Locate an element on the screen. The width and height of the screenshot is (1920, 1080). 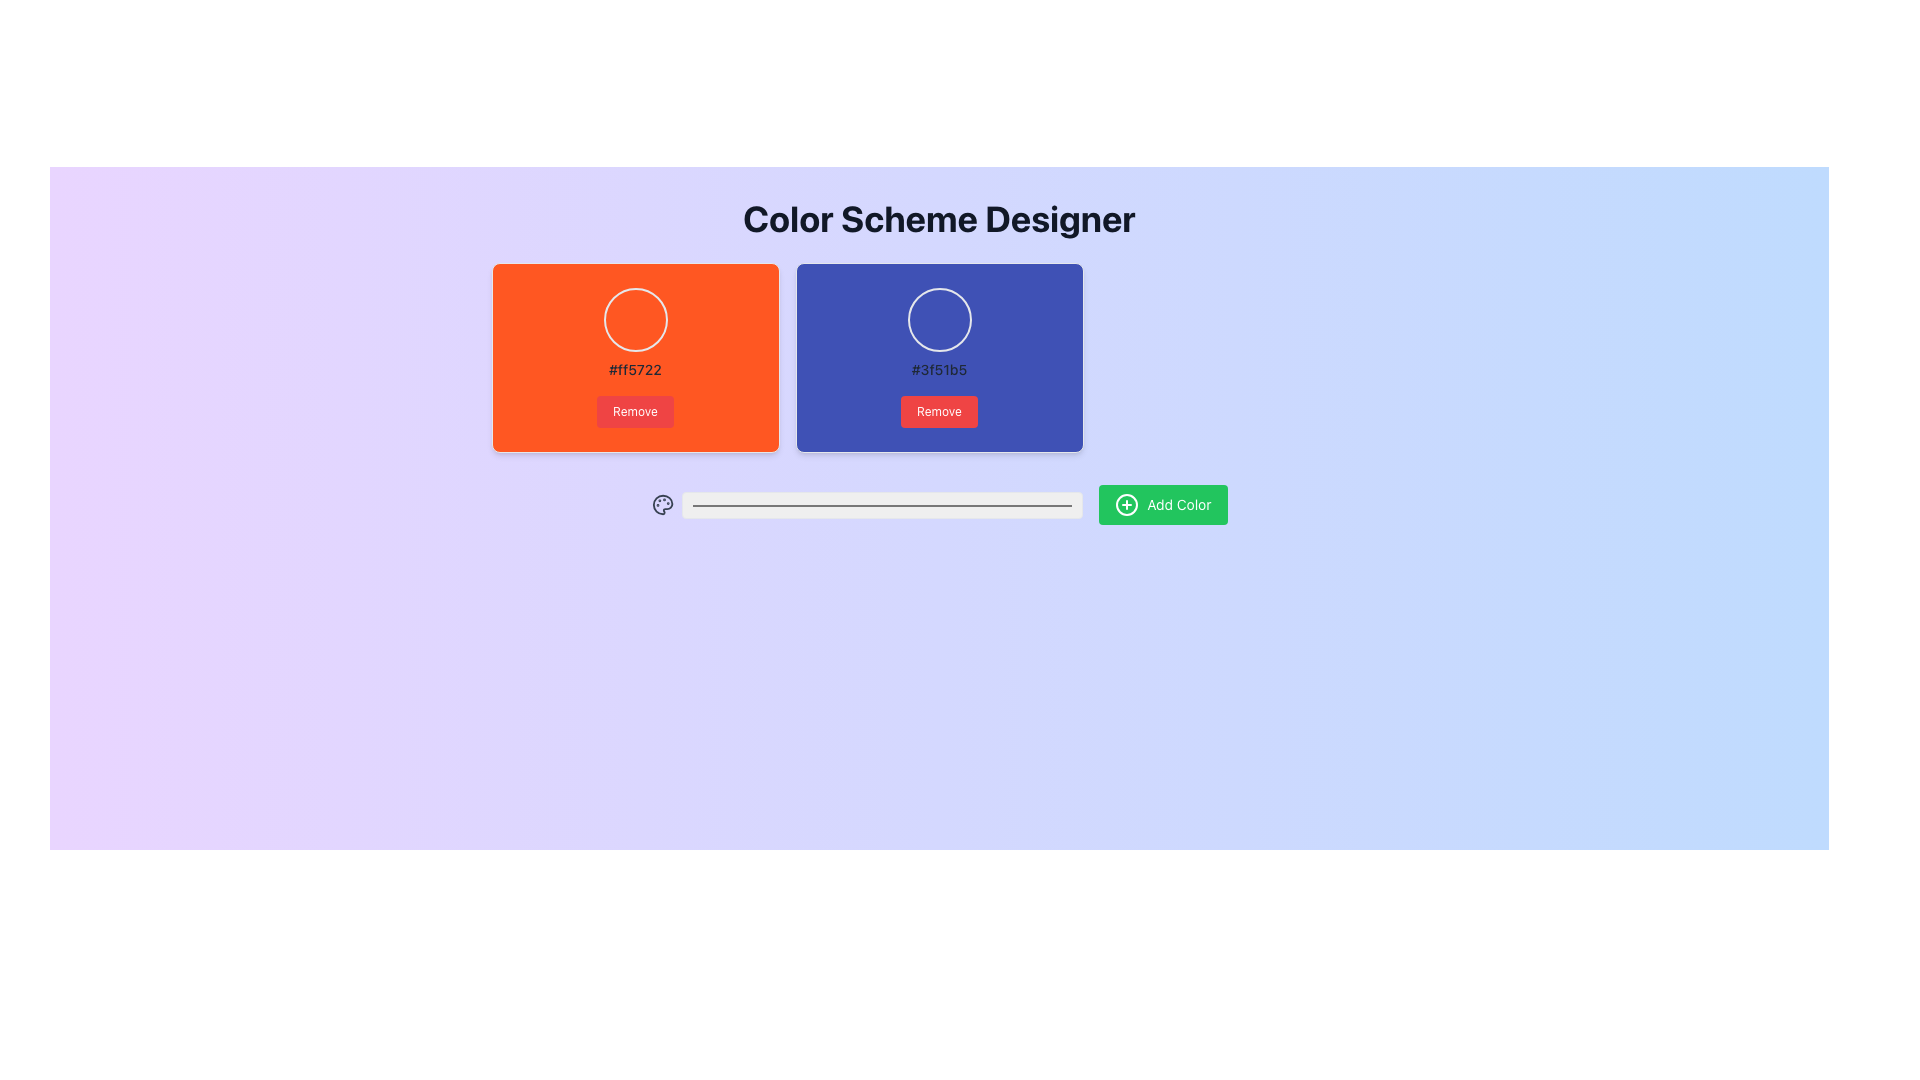
the icon located to the left of the green 'Add Color' button is located at coordinates (1127, 504).